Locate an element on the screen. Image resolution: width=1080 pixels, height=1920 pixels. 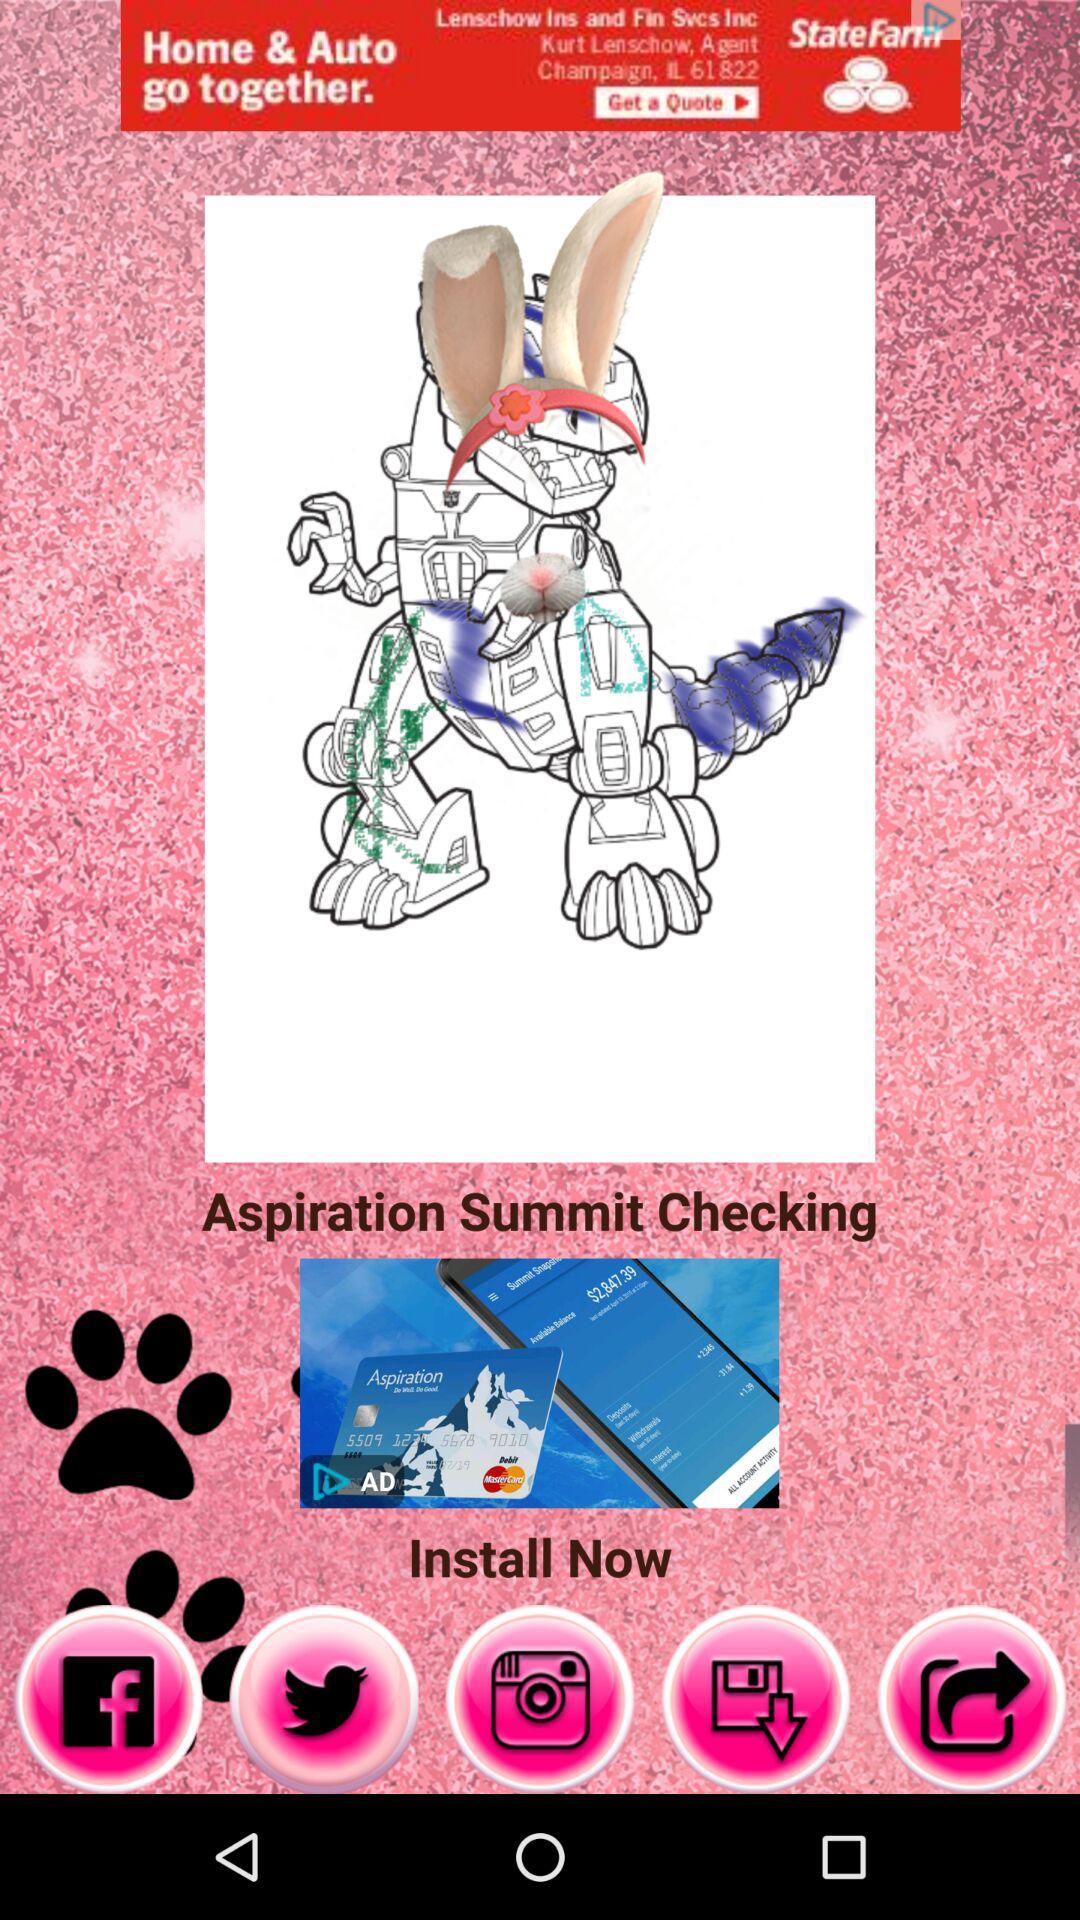
the twitter icon is located at coordinates (323, 1818).